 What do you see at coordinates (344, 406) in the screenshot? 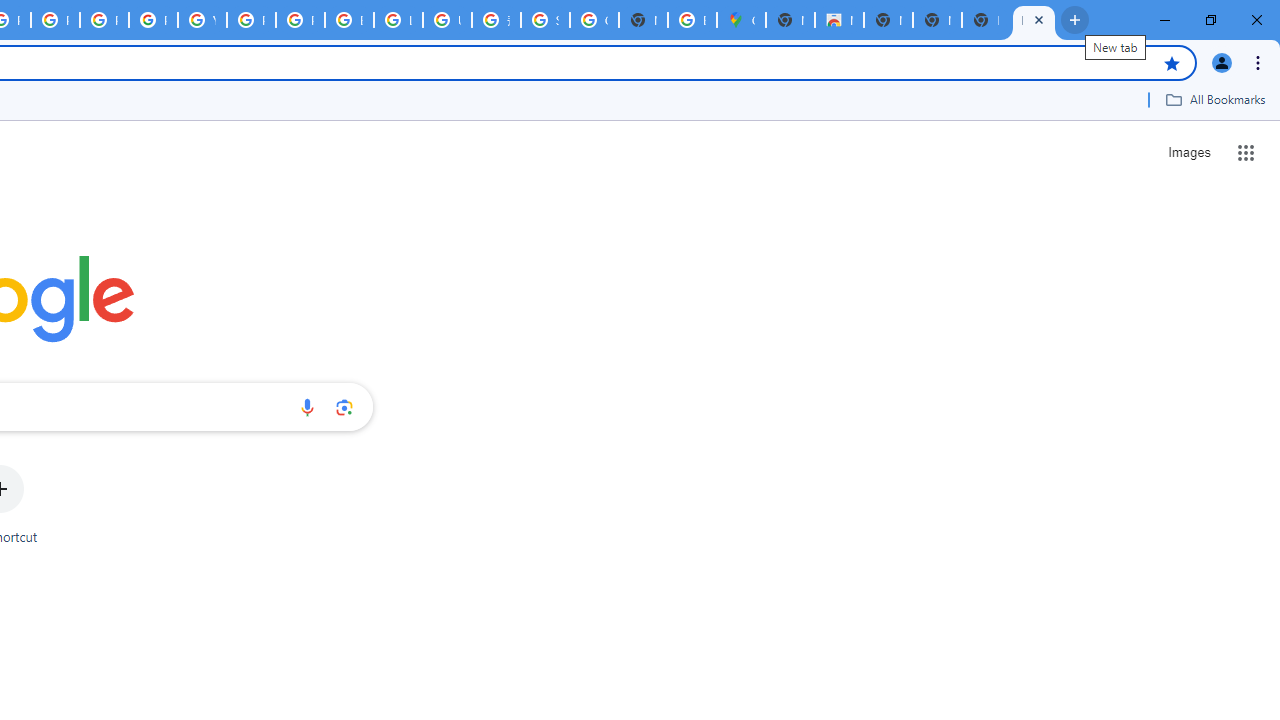
I see `'Search by image'` at bounding box center [344, 406].